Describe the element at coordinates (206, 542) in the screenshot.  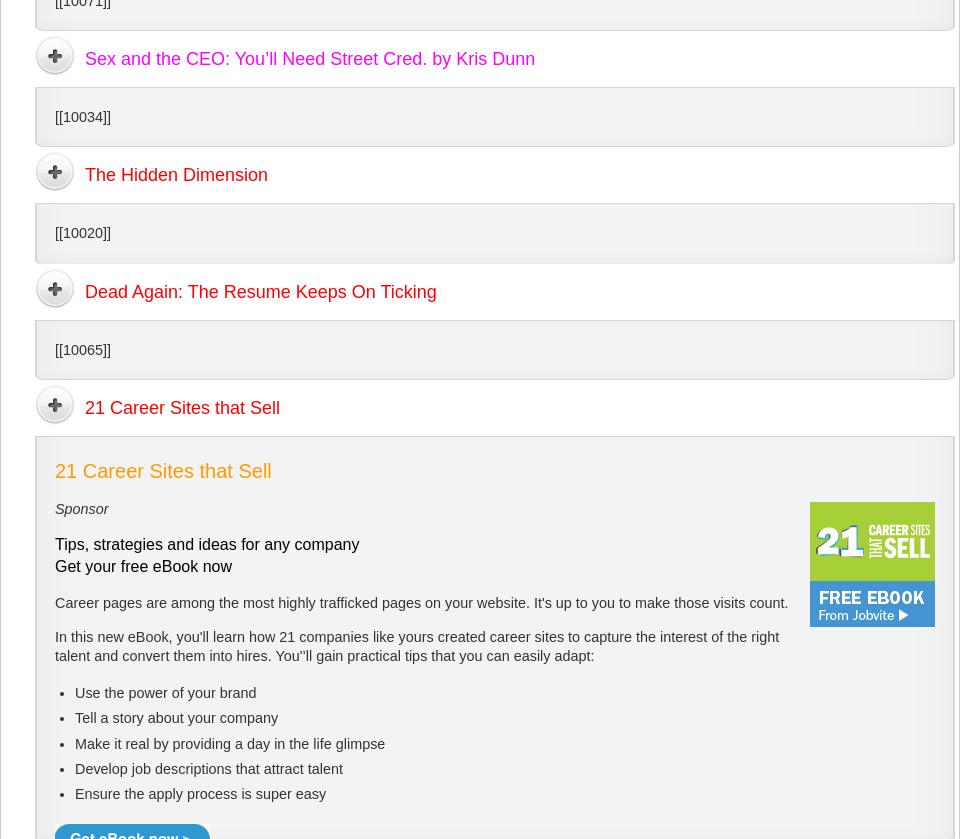
I see `'Tips, strategies and ideas for any company'` at that location.